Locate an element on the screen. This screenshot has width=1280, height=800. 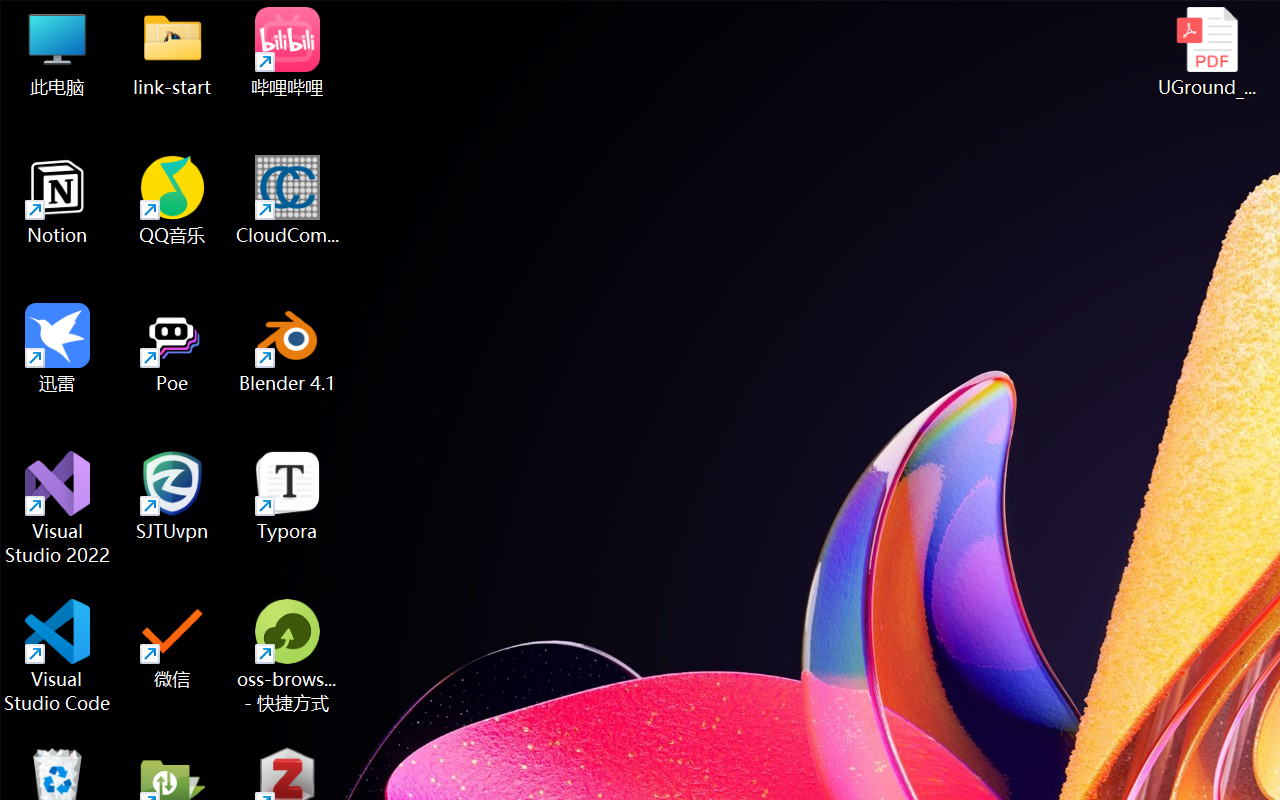
'Poe' is located at coordinates (172, 348).